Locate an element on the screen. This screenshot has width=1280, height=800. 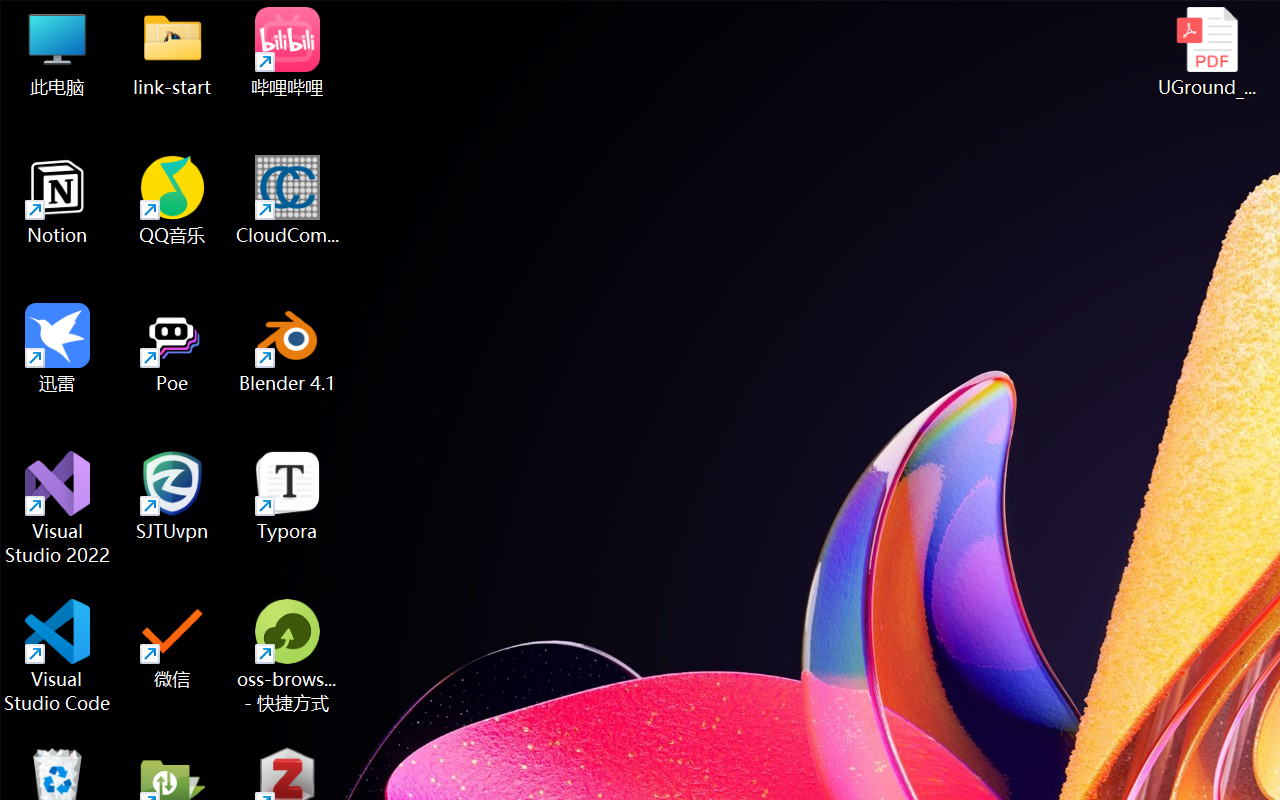
'Poe' is located at coordinates (172, 348).